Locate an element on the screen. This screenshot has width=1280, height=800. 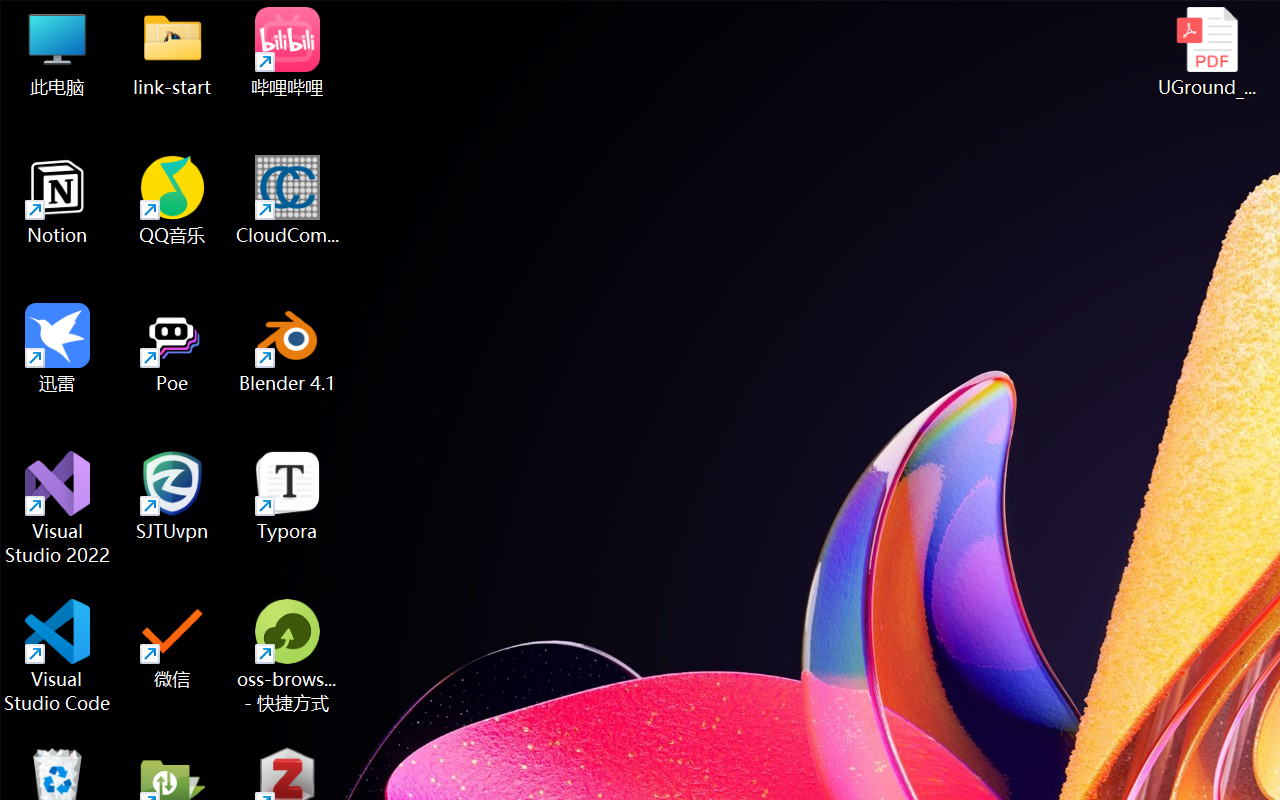
'Poe' is located at coordinates (172, 348).